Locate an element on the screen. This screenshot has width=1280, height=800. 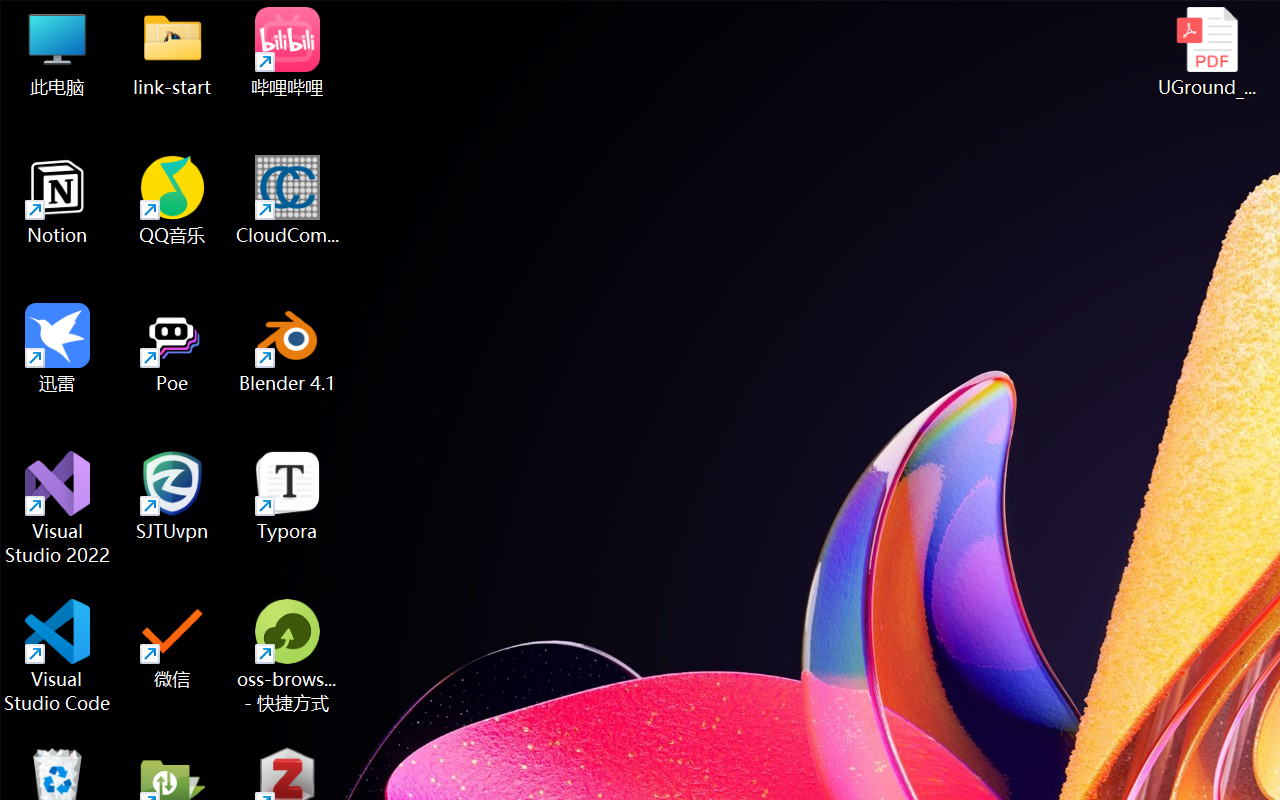
'Poe' is located at coordinates (172, 348).